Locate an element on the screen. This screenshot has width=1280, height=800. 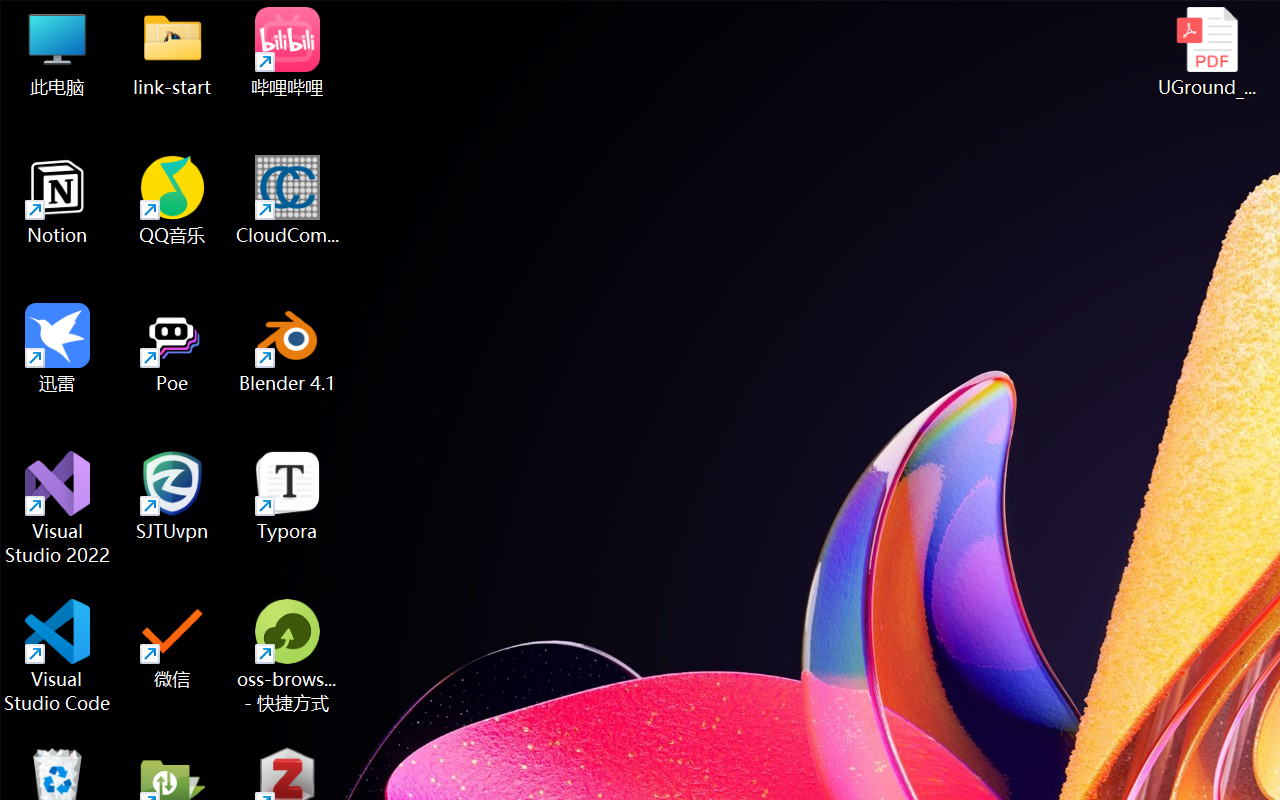
'Poe' is located at coordinates (172, 348).